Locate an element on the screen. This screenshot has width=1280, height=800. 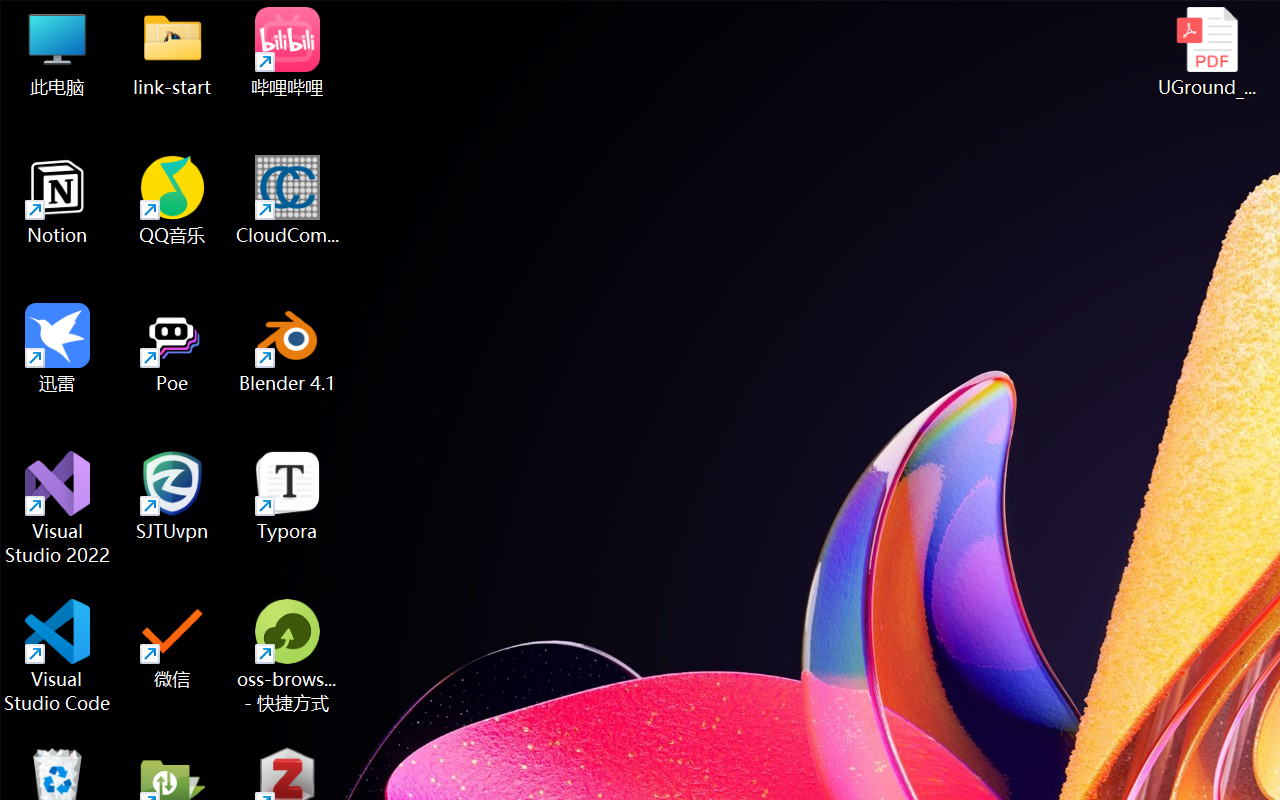
'Poe' is located at coordinates (172, 348).